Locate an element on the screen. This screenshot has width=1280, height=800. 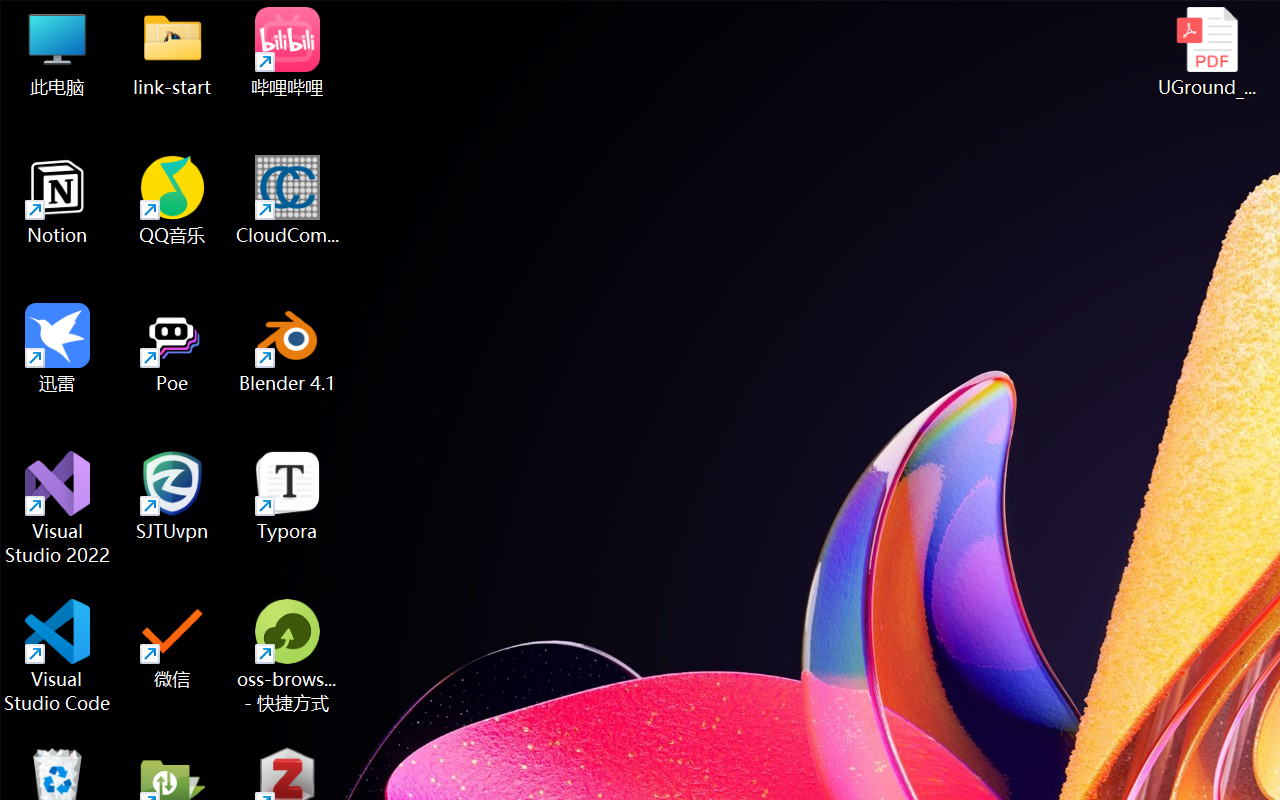
'Poe' is located at coordinates (172, 348).